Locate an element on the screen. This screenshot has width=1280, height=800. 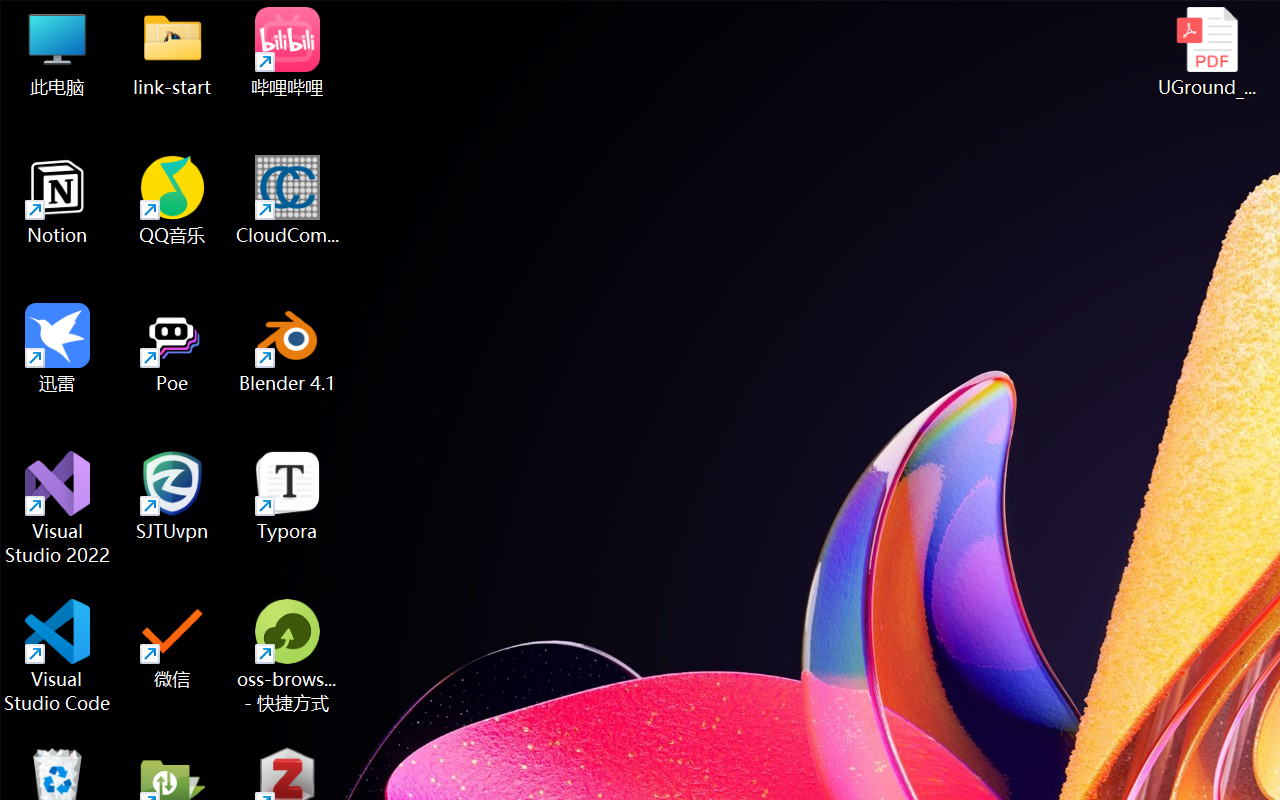
'Poe' is located at coordinates (172, 348).